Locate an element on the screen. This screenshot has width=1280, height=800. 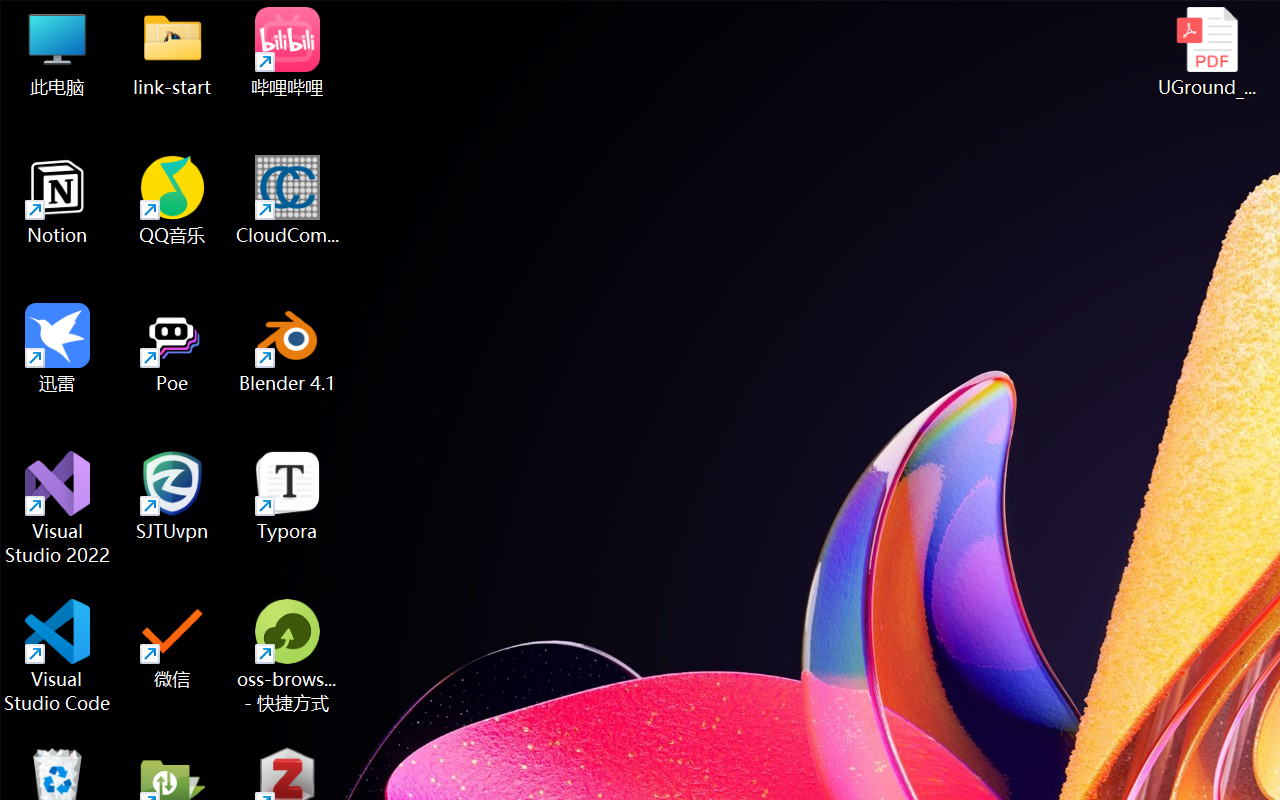
'Poe' is located at coordinates (172, 348).